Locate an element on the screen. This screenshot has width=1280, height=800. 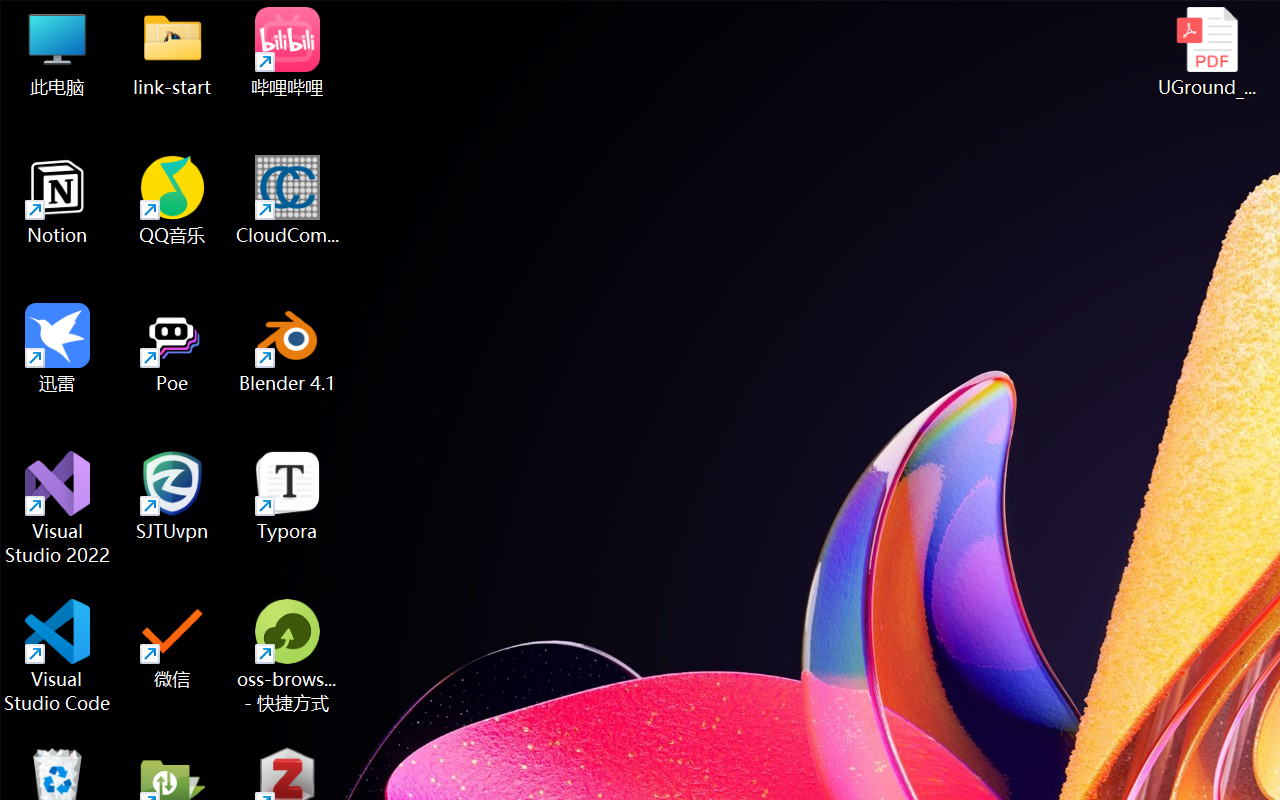
'Poe' is located at coordinates (172, 348).